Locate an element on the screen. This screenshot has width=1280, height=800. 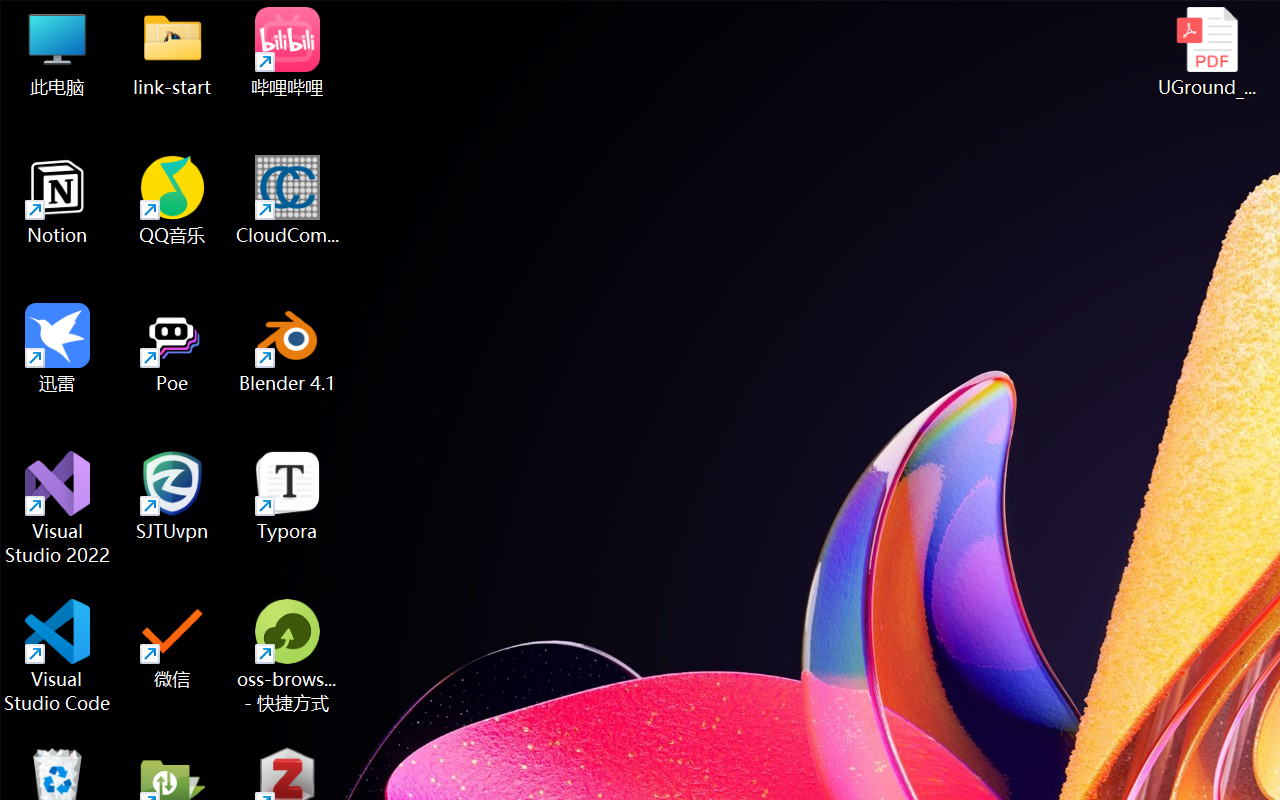
'Poe' is located at coordinates (172, 348).